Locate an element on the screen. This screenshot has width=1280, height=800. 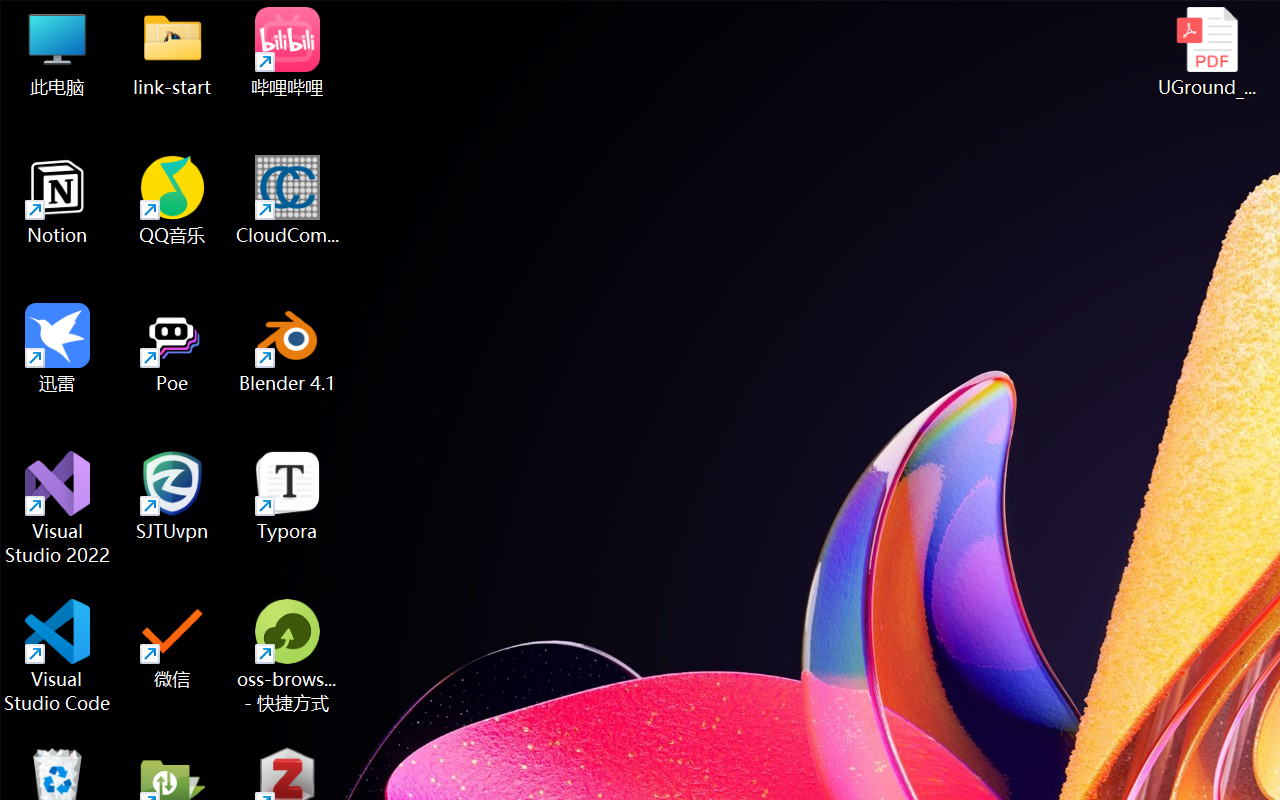
'Poe' is located at coordinates (172, 348).